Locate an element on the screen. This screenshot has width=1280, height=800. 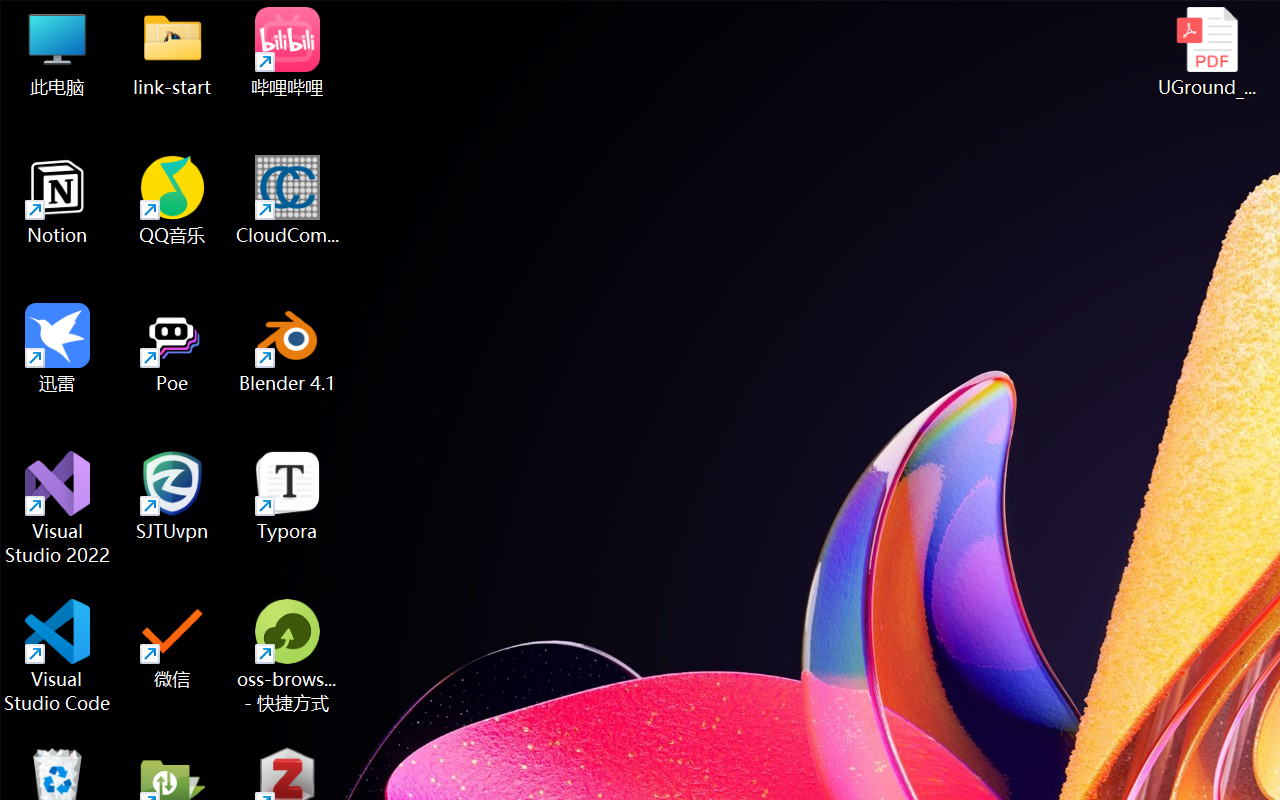
'Poe' is located at coordinates (172, 348).